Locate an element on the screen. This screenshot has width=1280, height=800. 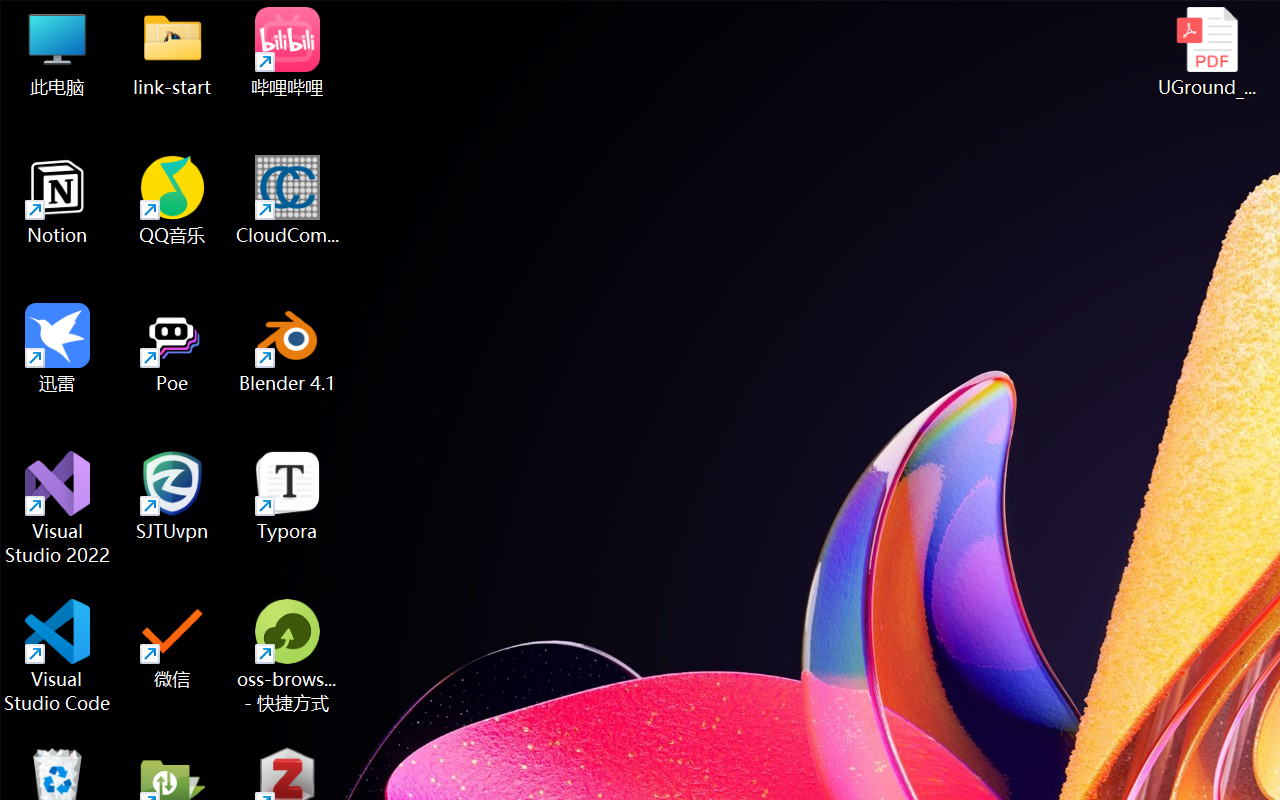
'Poe' is located at coordinates (172, 348).